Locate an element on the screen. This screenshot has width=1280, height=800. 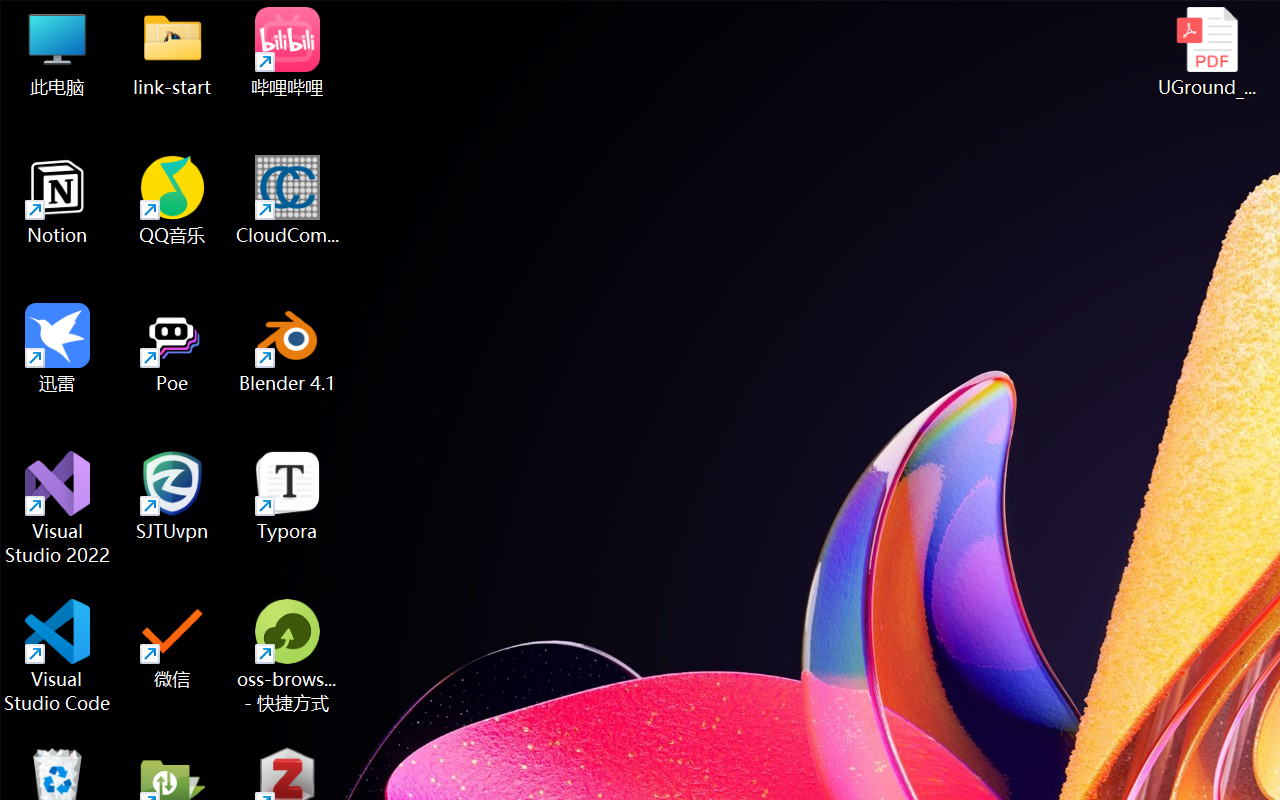
'Poe' is located at coordinates (172, 348).